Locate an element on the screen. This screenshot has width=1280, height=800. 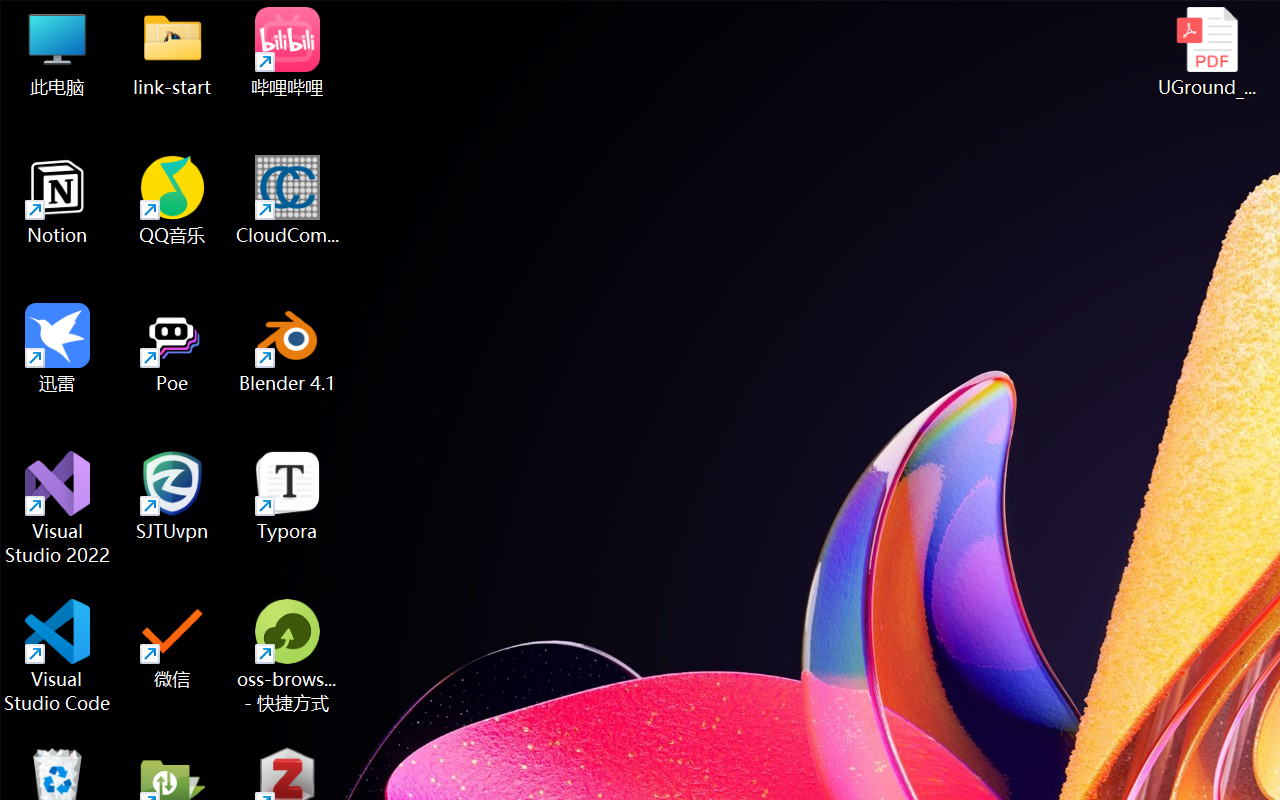
'Poe' is located at coordinates (172, 348).